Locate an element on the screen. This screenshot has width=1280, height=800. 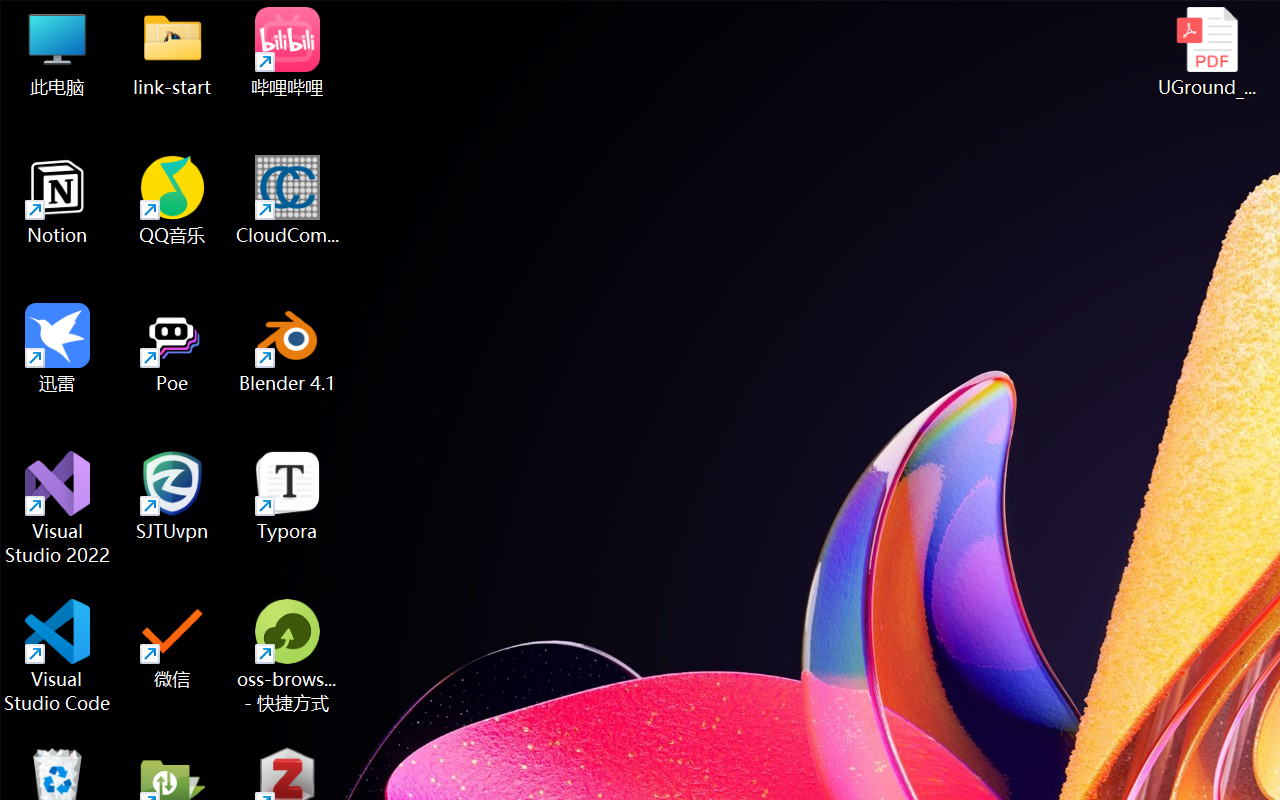
'Poe' is located at coordinates (172, 348).